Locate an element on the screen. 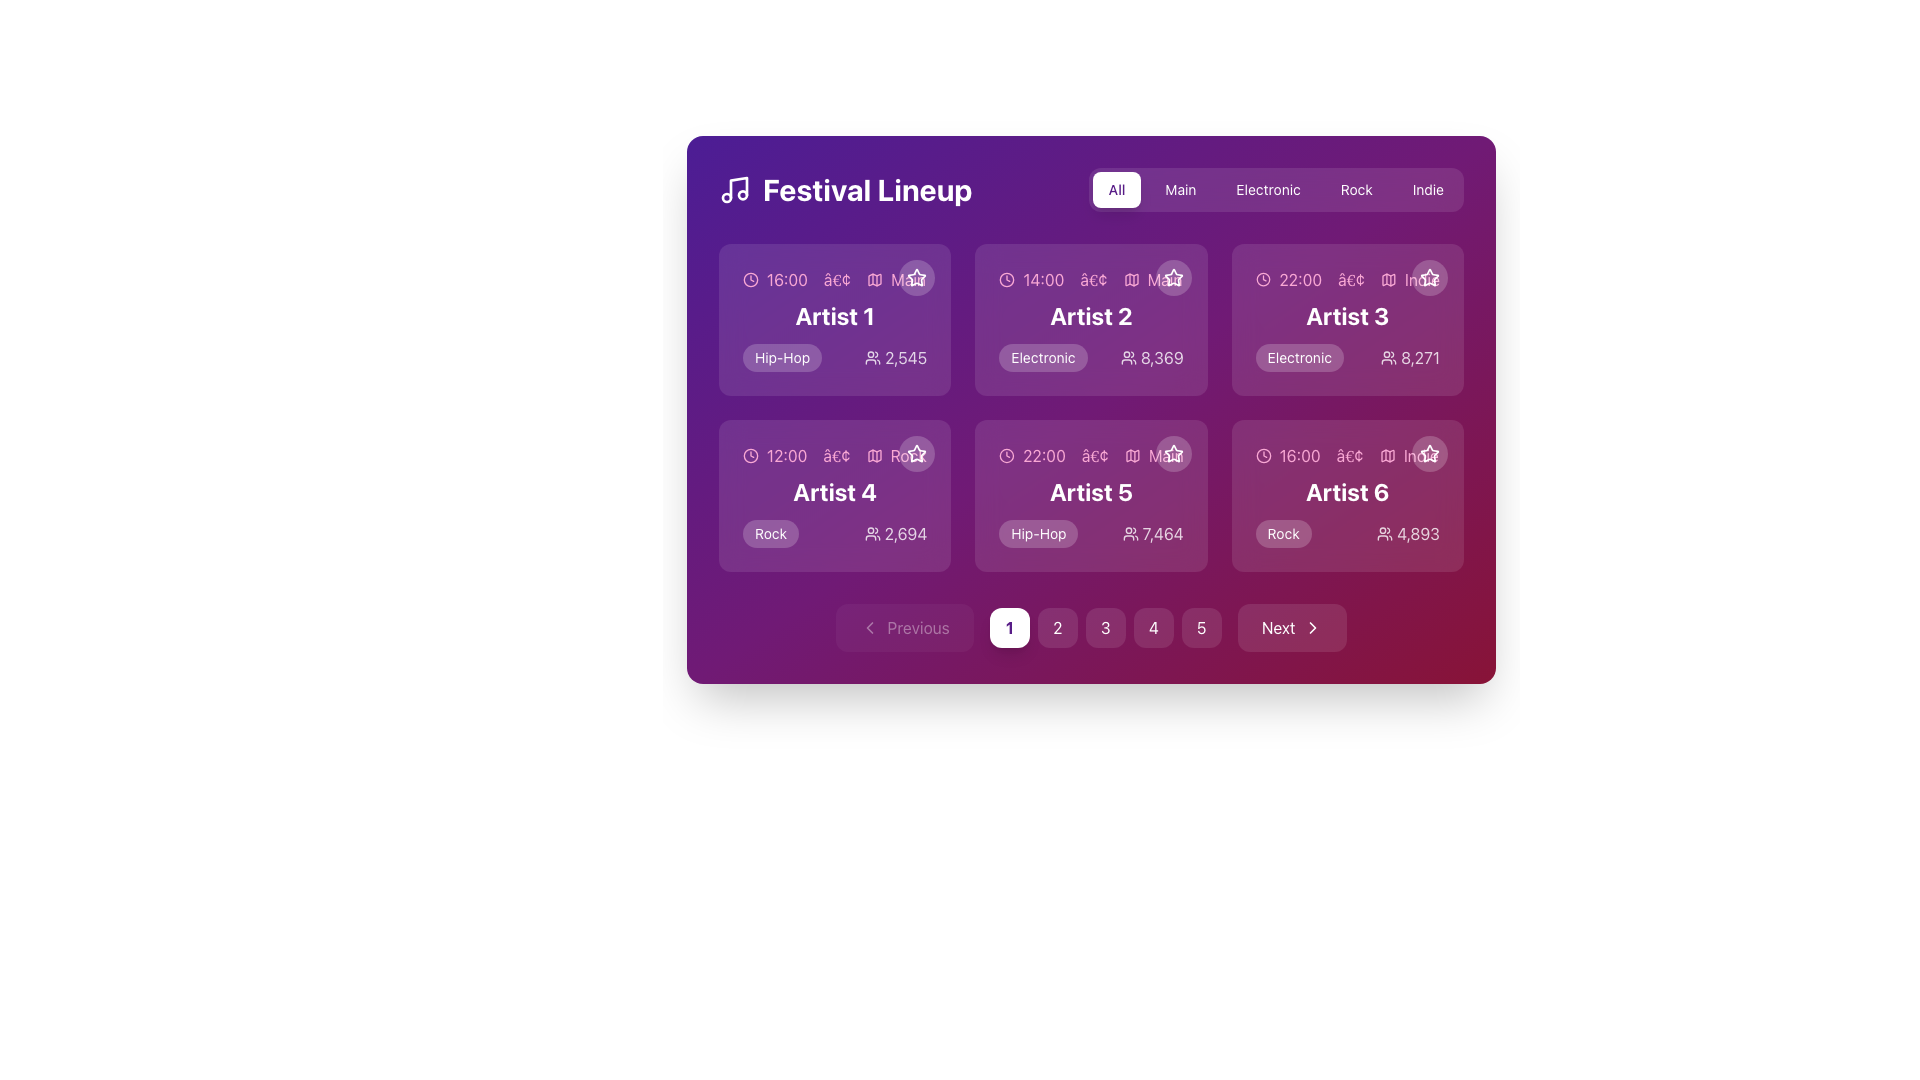 Image resolution: width=1920 pixels, height=1080 pixels. the icon of two user figures located in the bottom right section of the main grid layout, to the immediate left of the numeric label '4,893' is located at coordinates (1384, 532).